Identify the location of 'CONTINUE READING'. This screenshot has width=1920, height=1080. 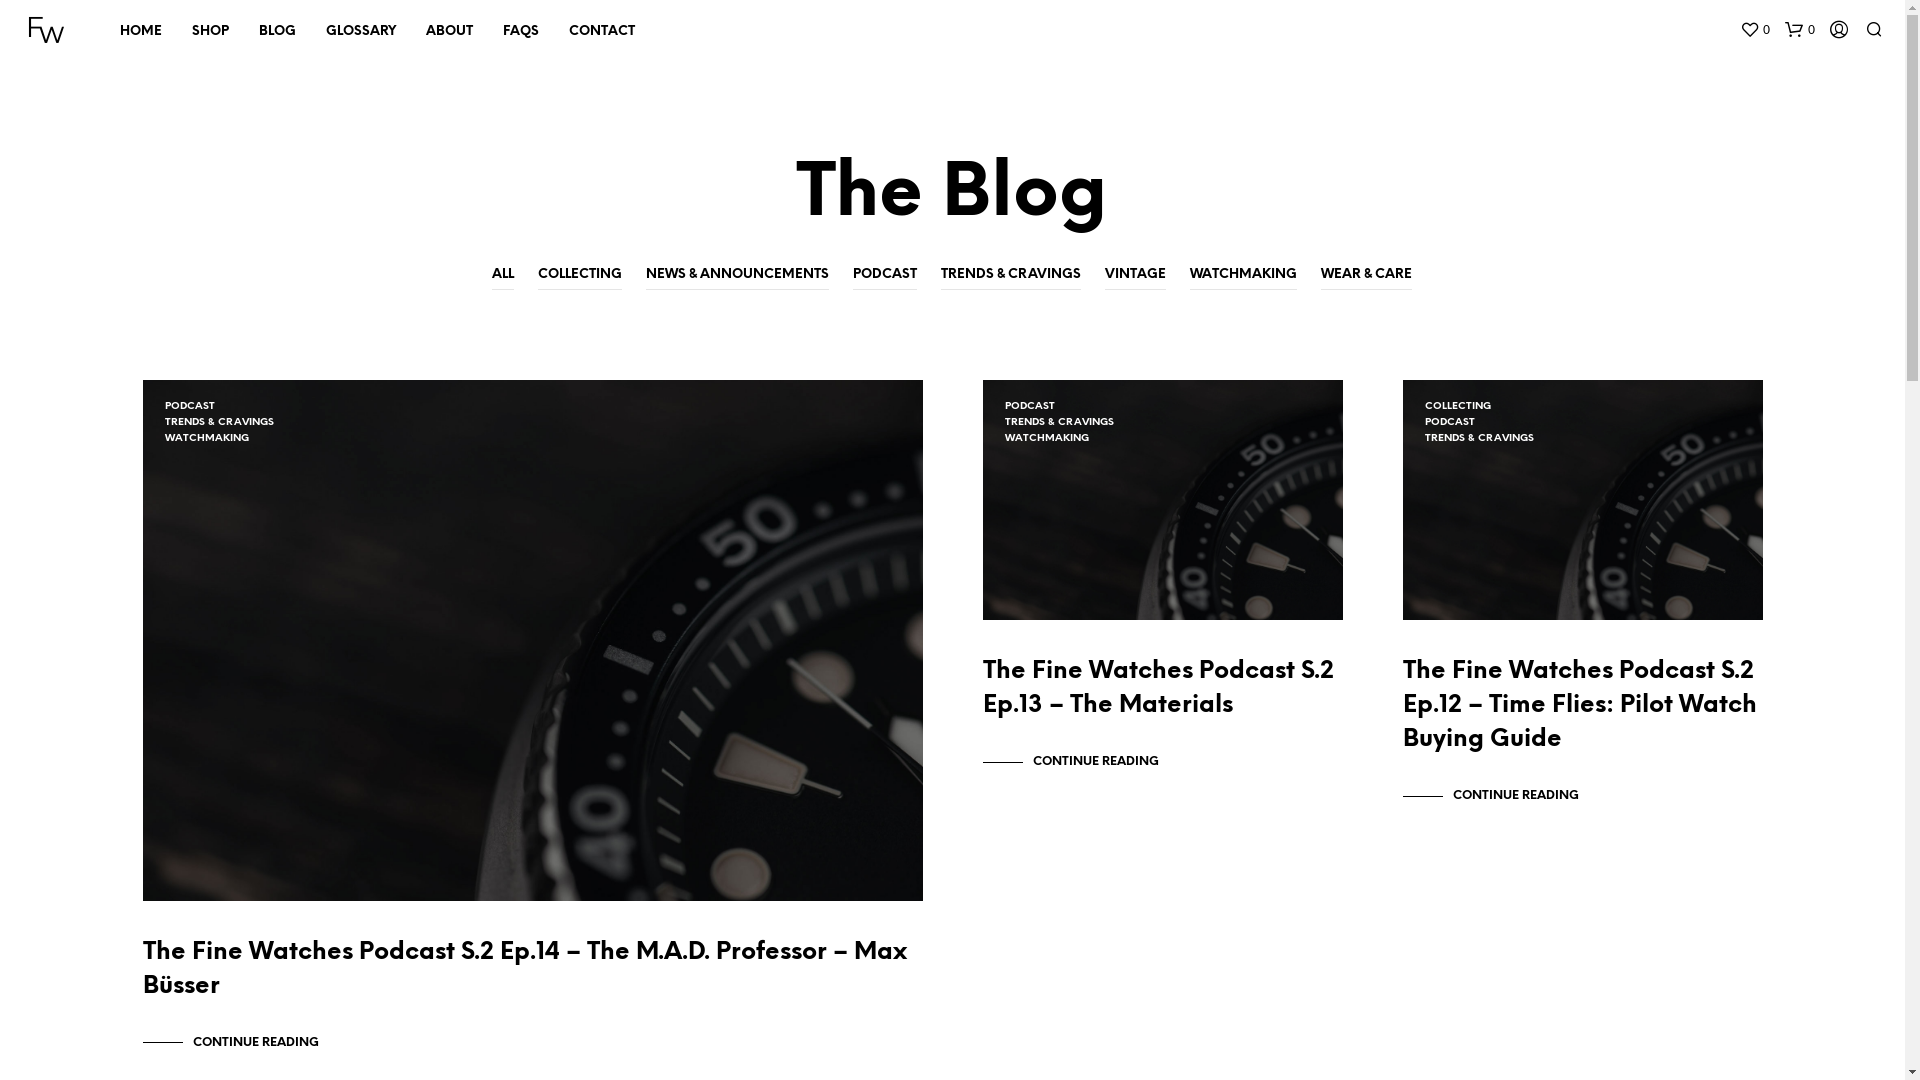
(230, 1041).